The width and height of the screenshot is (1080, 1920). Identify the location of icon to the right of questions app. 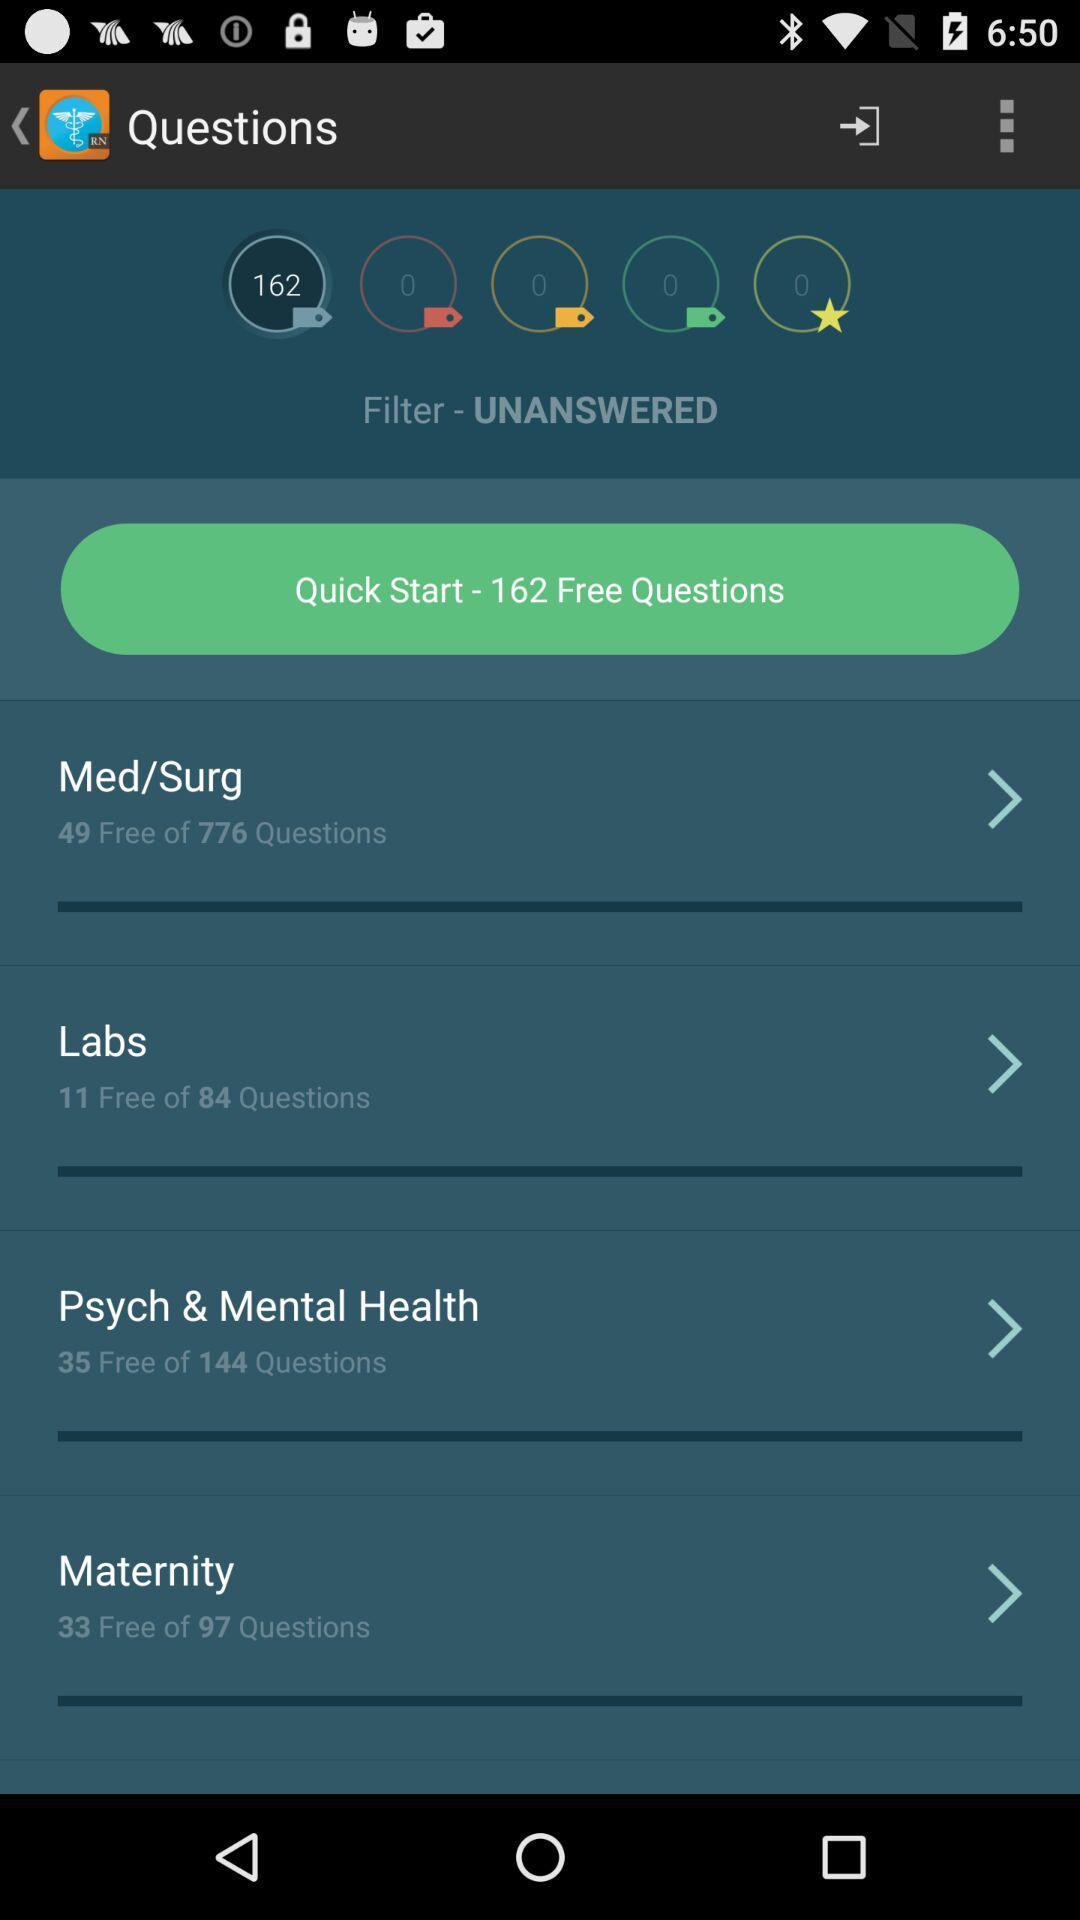
(858, 124).